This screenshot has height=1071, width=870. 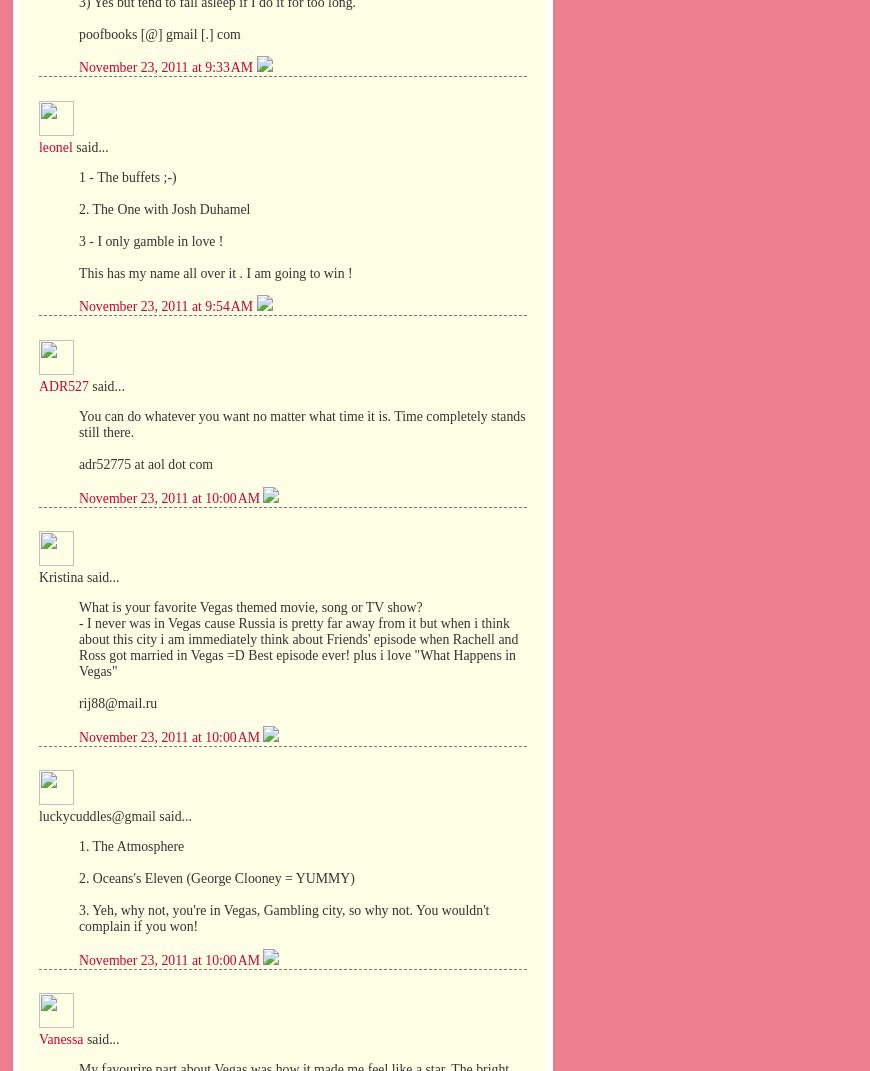 I want to click on 'Vanessa', so click(x=59, y=1039).